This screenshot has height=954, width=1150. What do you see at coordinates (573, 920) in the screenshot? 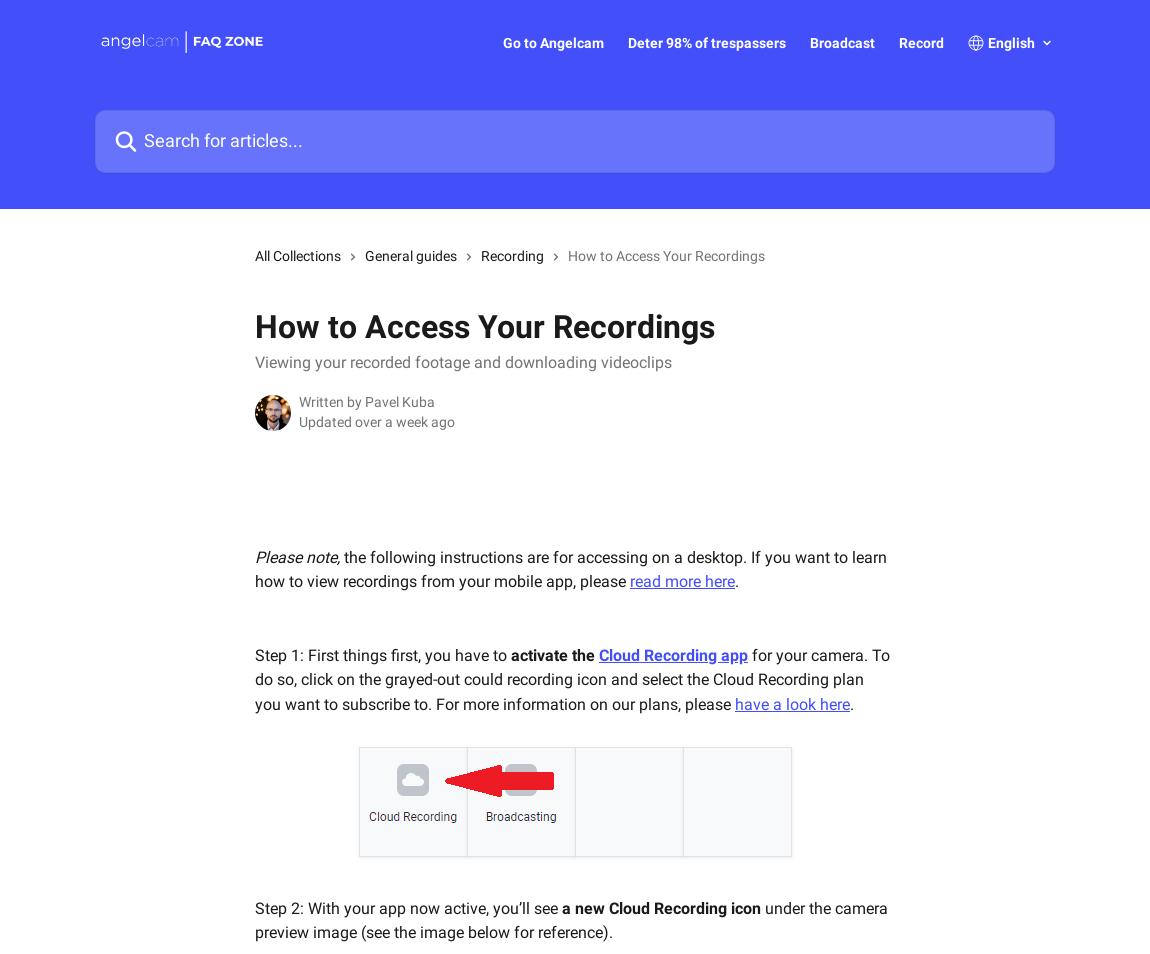
I see `'under the camera preview image (see the image below for reference).'` at bounding box center [573, 920].